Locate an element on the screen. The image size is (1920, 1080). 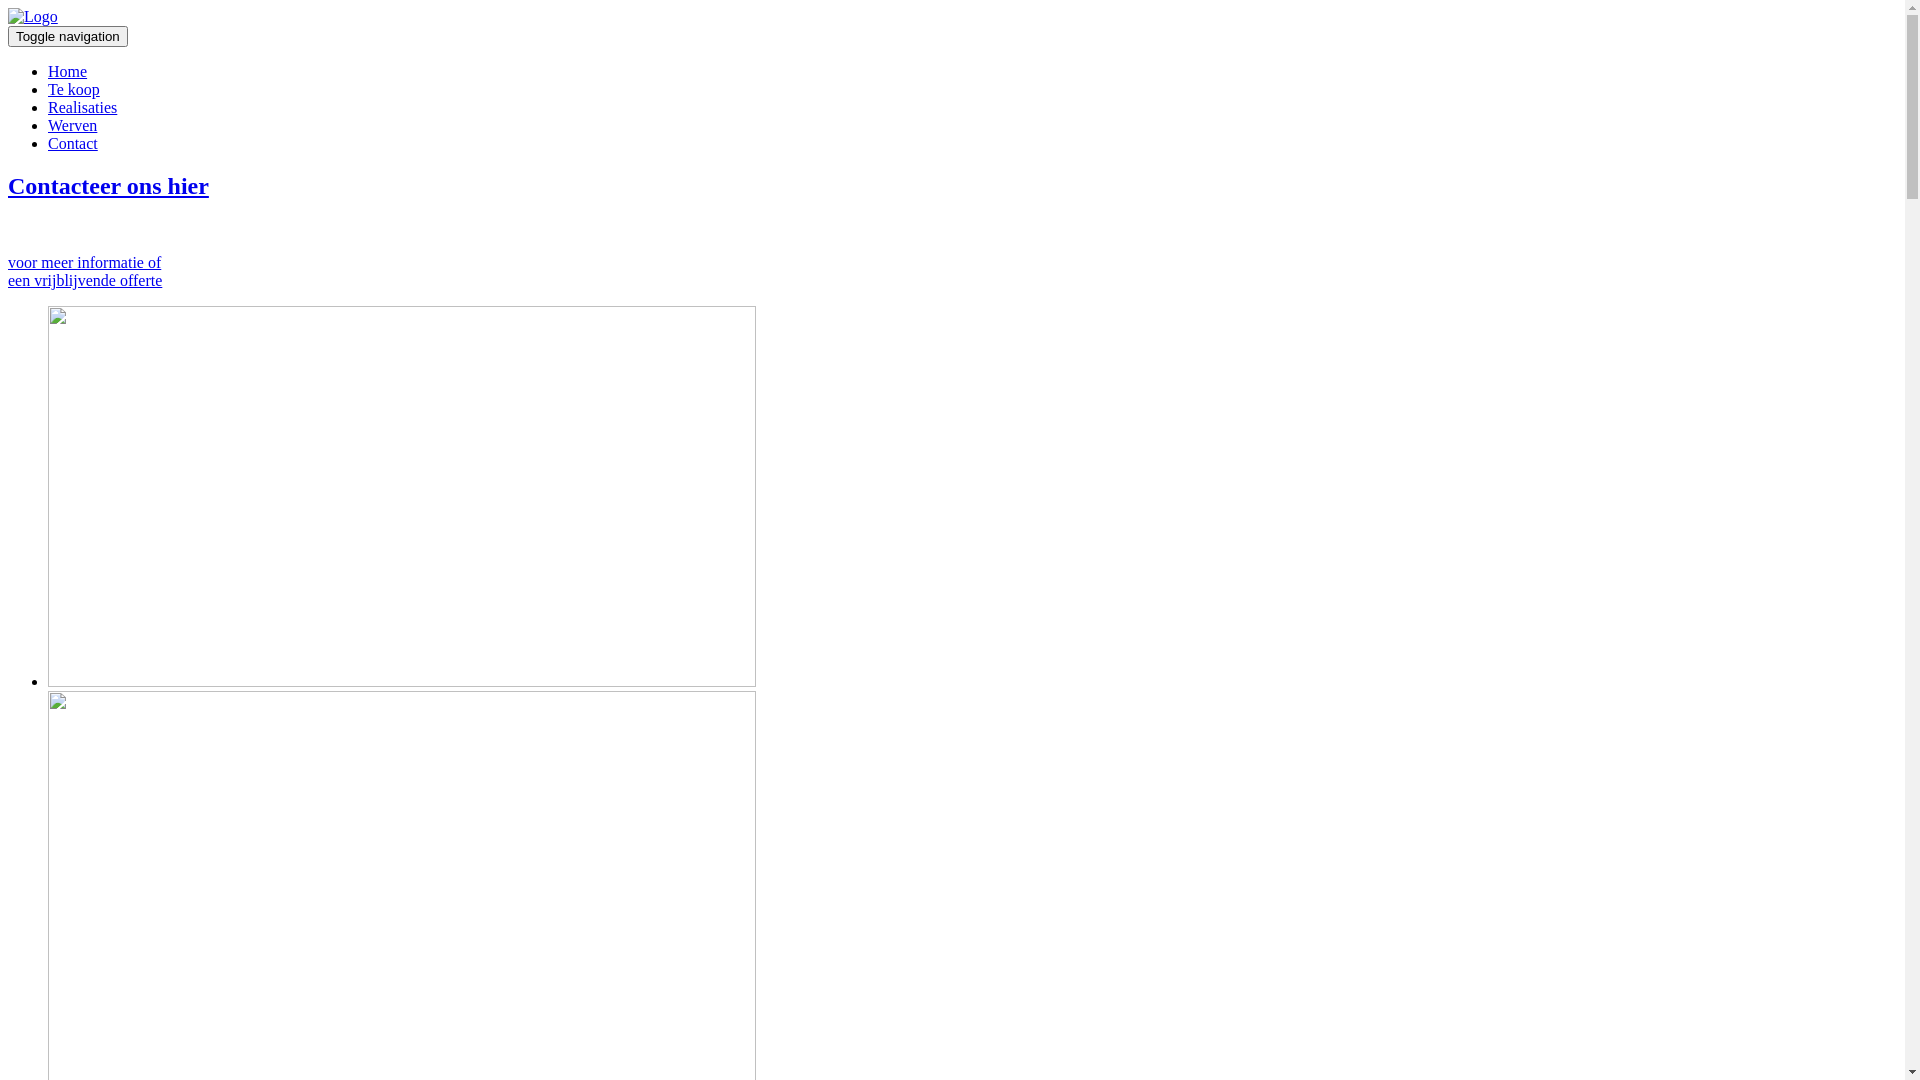
'Werven' is located at coordinates (72, 125).